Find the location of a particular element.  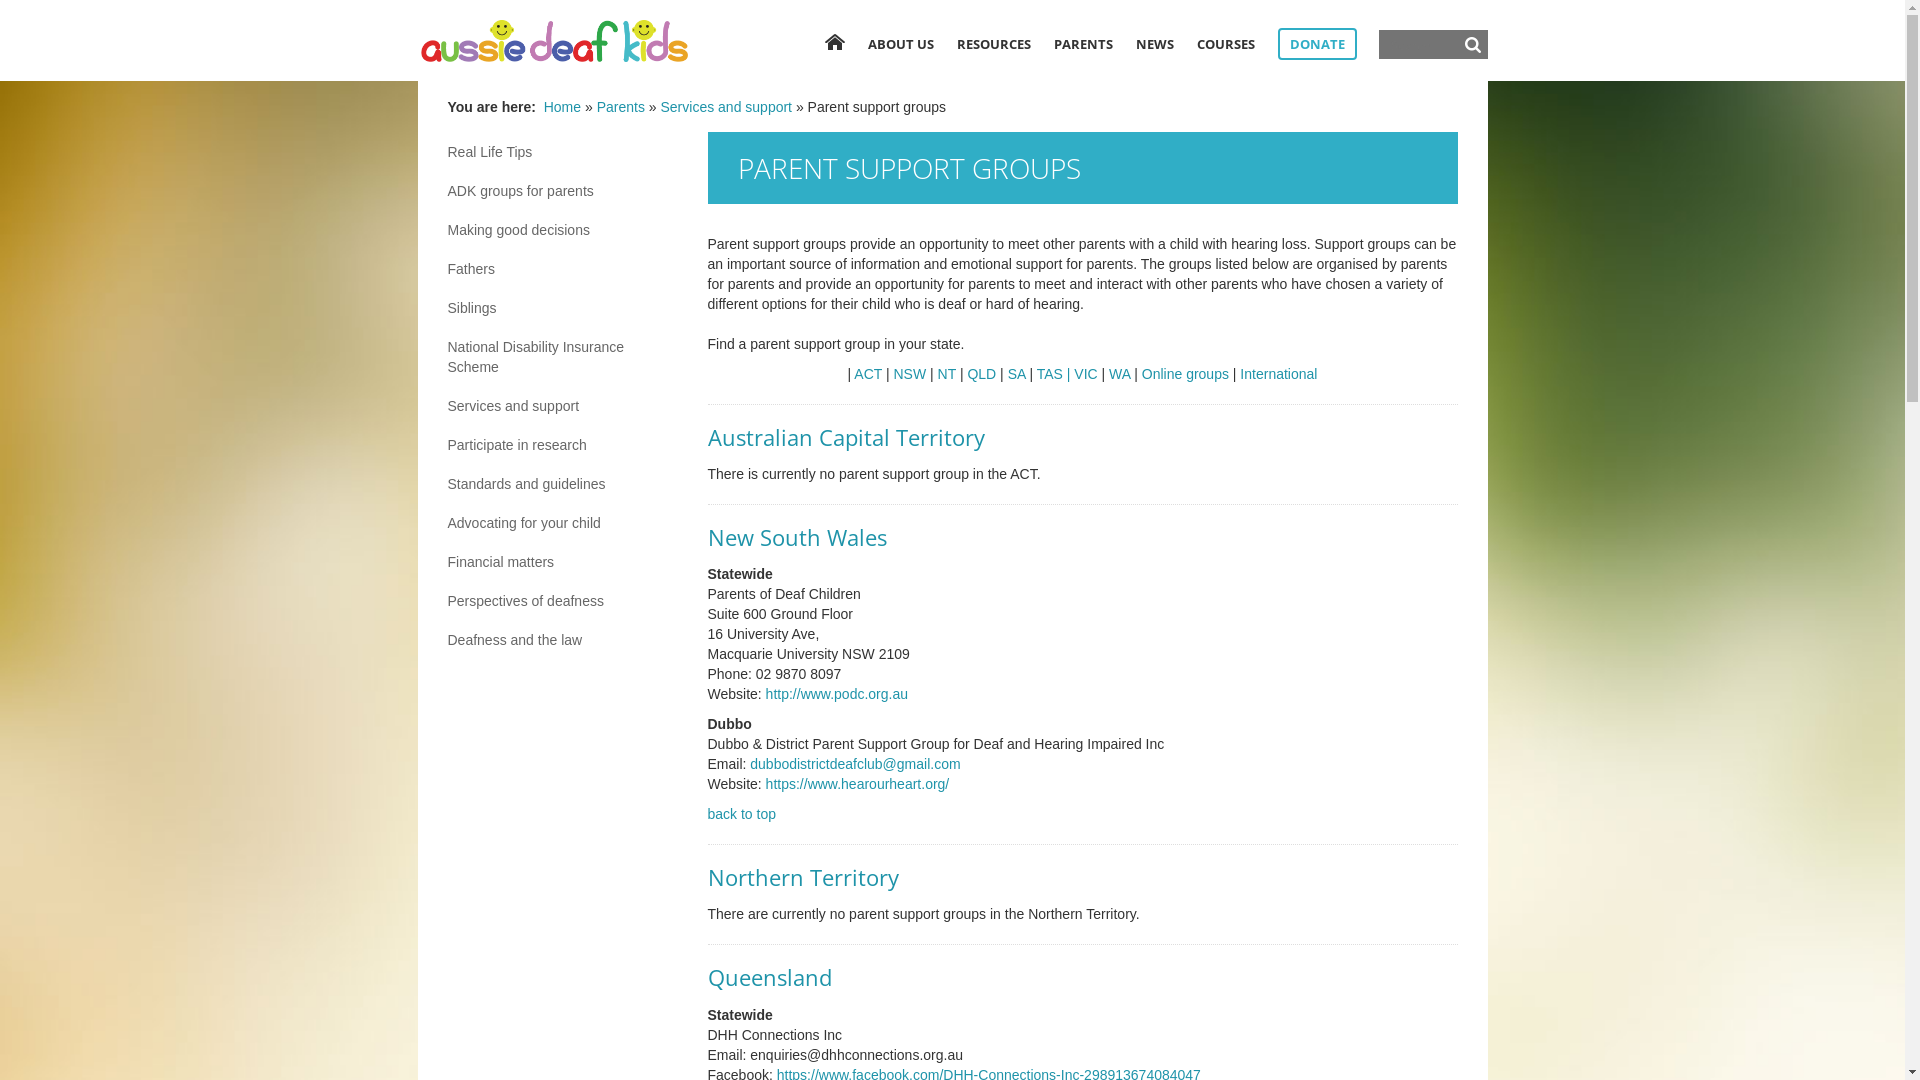

'dubbodistrictdeafclub@gmail.com' is located at coordinates (854, 763).